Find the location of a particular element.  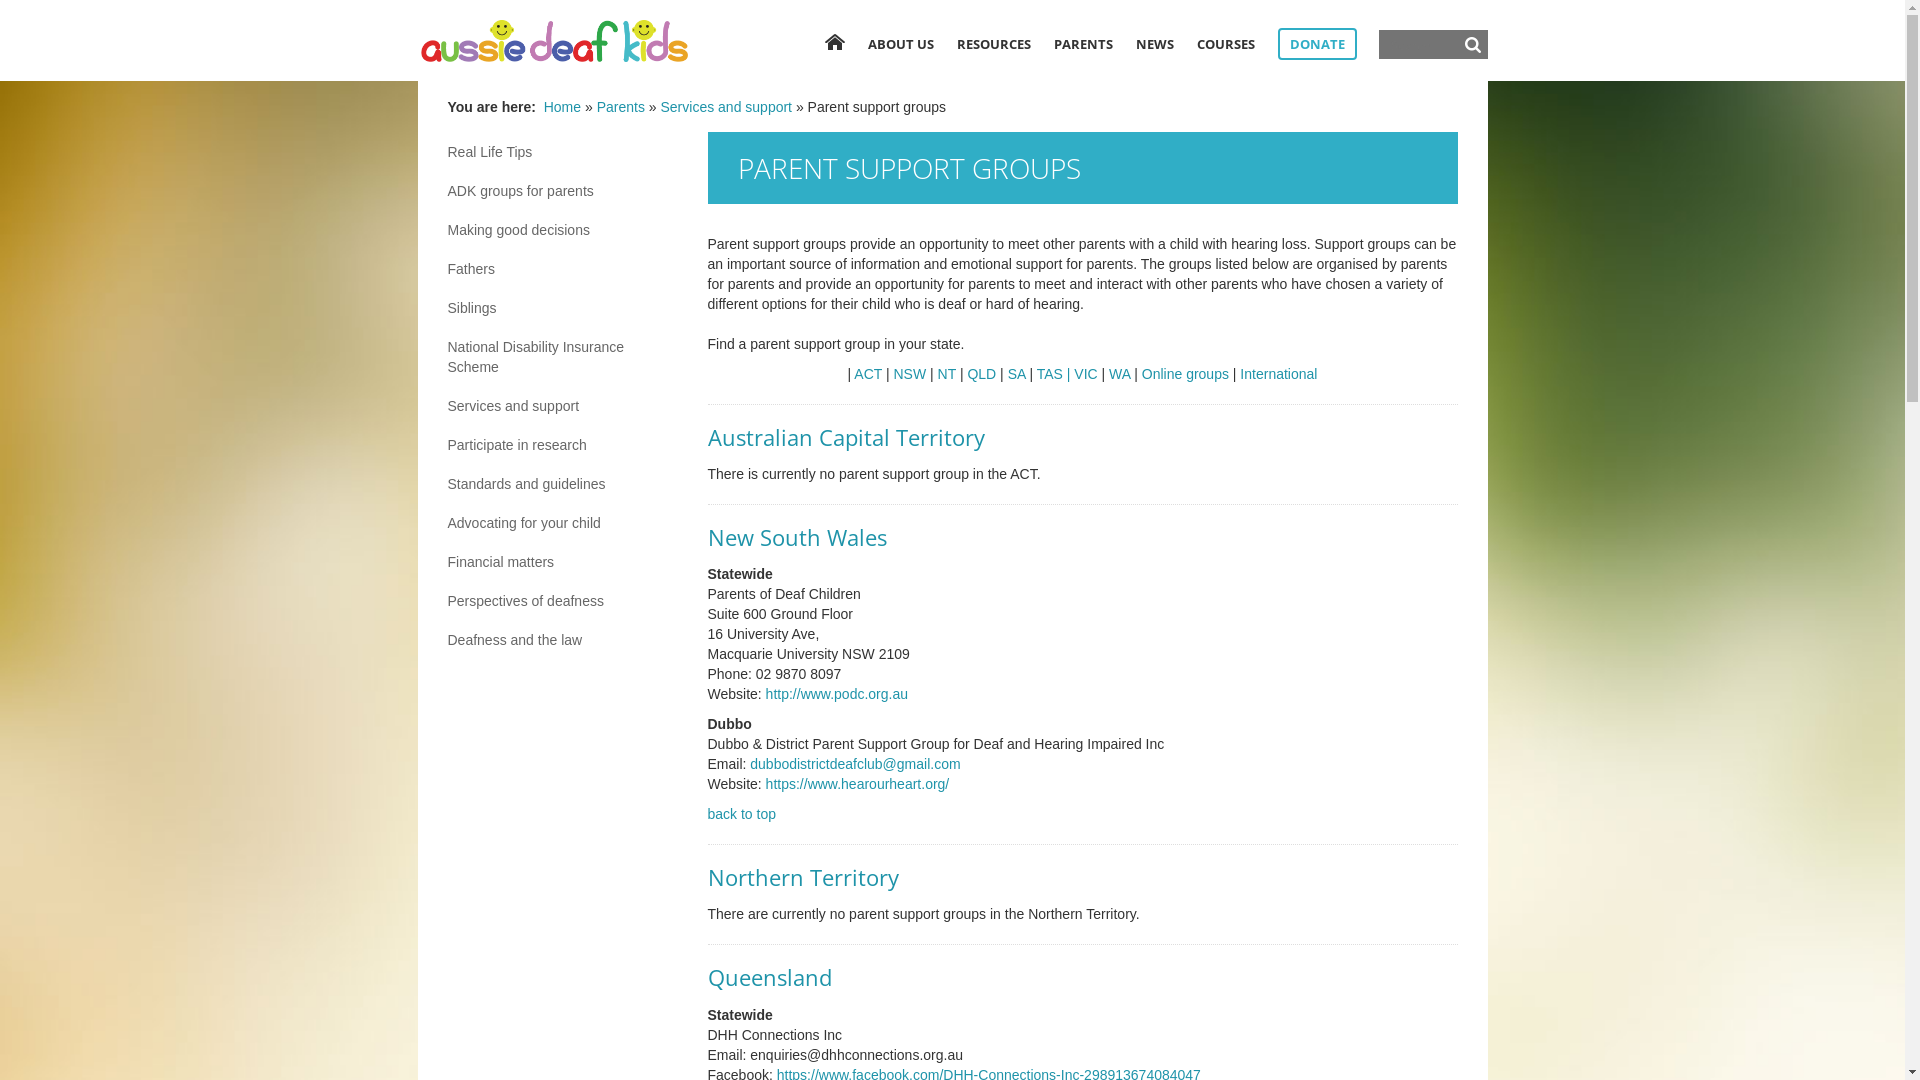

'dubbodistrictdeafclub@gmail.com' is located at coordinates (854, 763).